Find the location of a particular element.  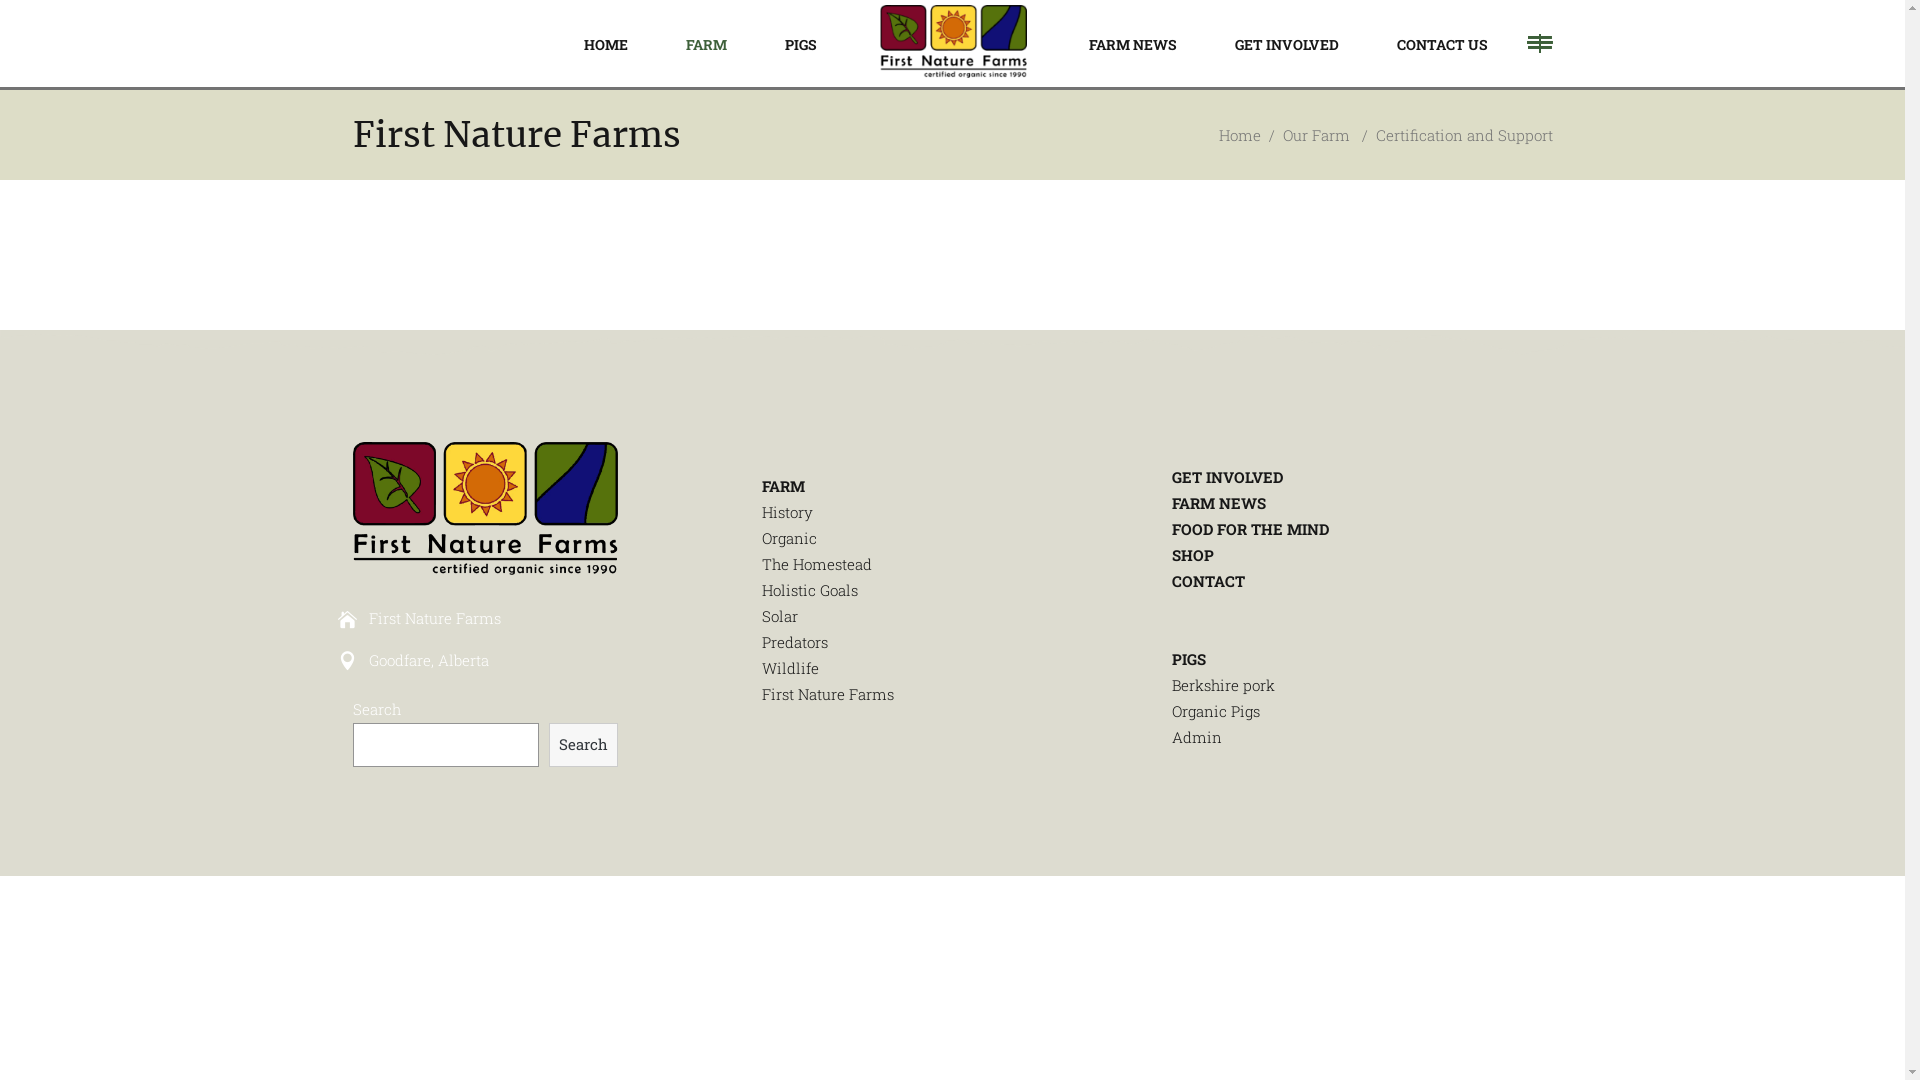

'Organic Pigs' is located at coordinates (1171, 709).